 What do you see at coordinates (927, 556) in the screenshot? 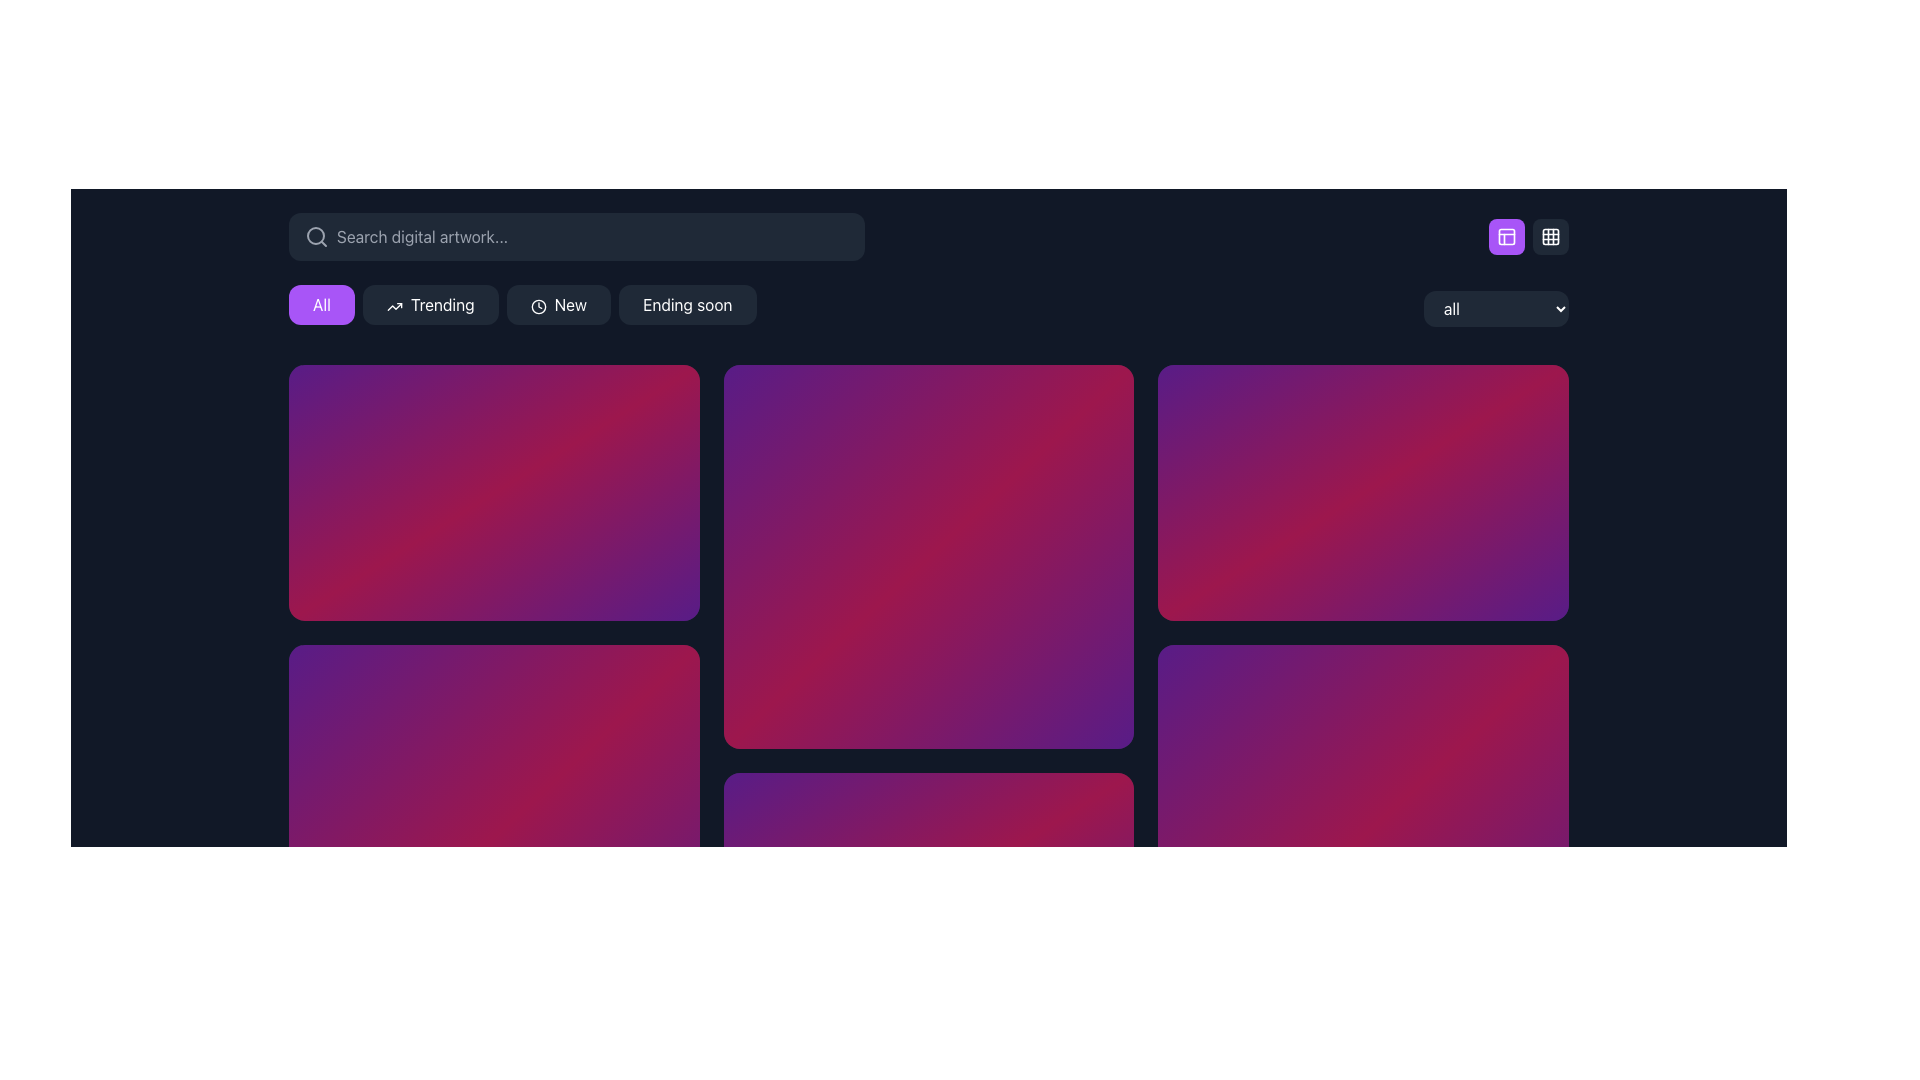
I see `the rectangular tile with a purple` at bounding box center [927, 556].